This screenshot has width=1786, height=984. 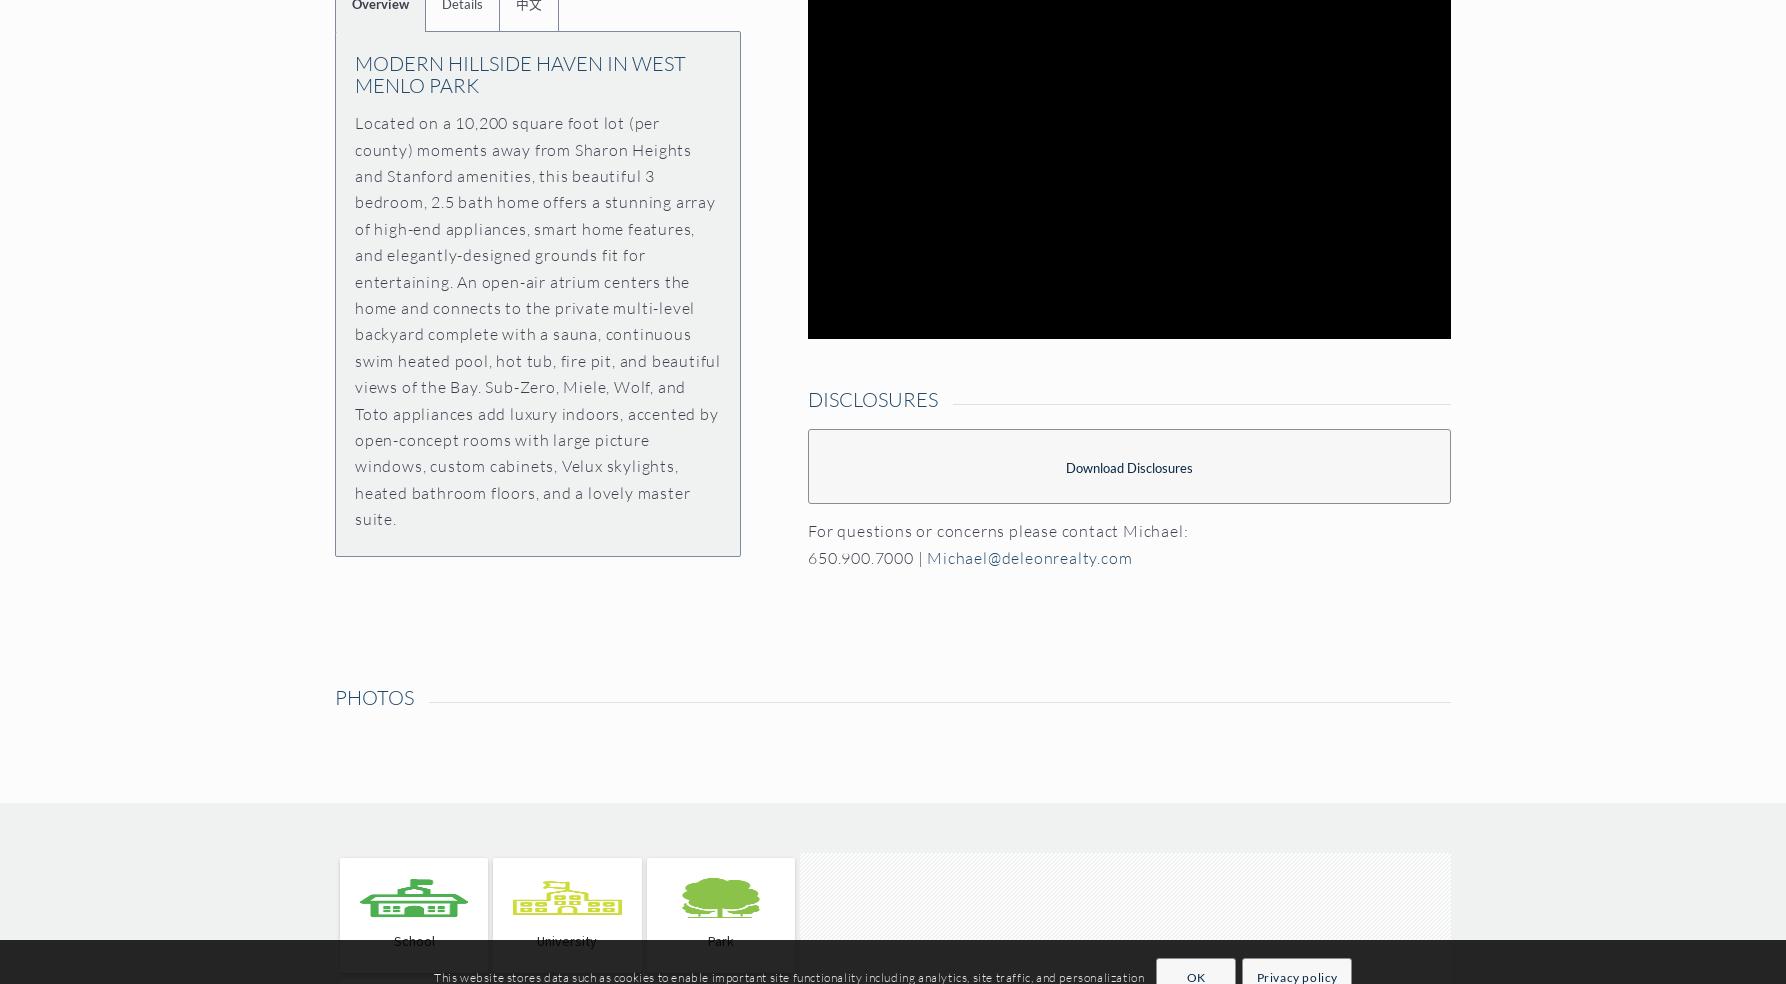 I want to click on 'University', so click(x=566, y=940).